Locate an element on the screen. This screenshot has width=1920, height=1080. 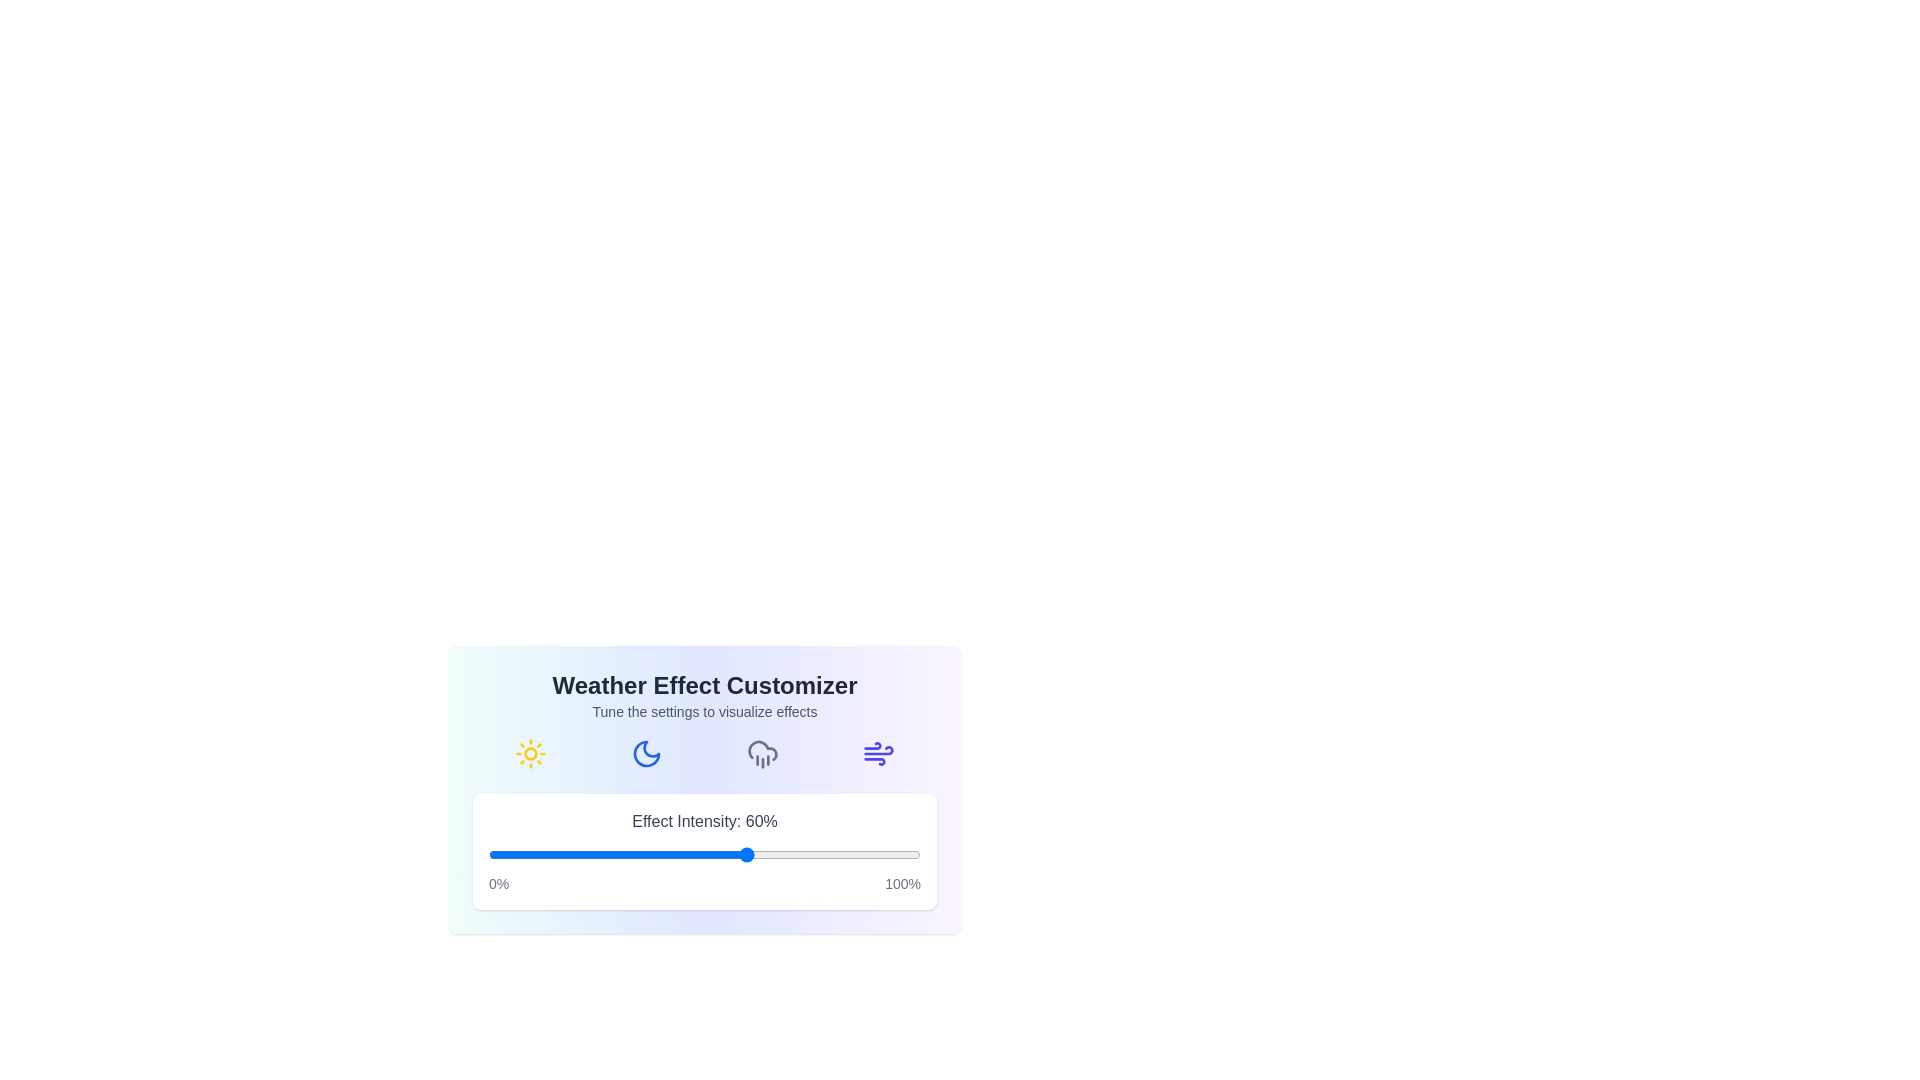
the supplementary text label 'Tune the settings to visualize effects', which is styled in small gray text and located directly below the title 'Weather Effect Customizer' is located at coordinates (705, 711).